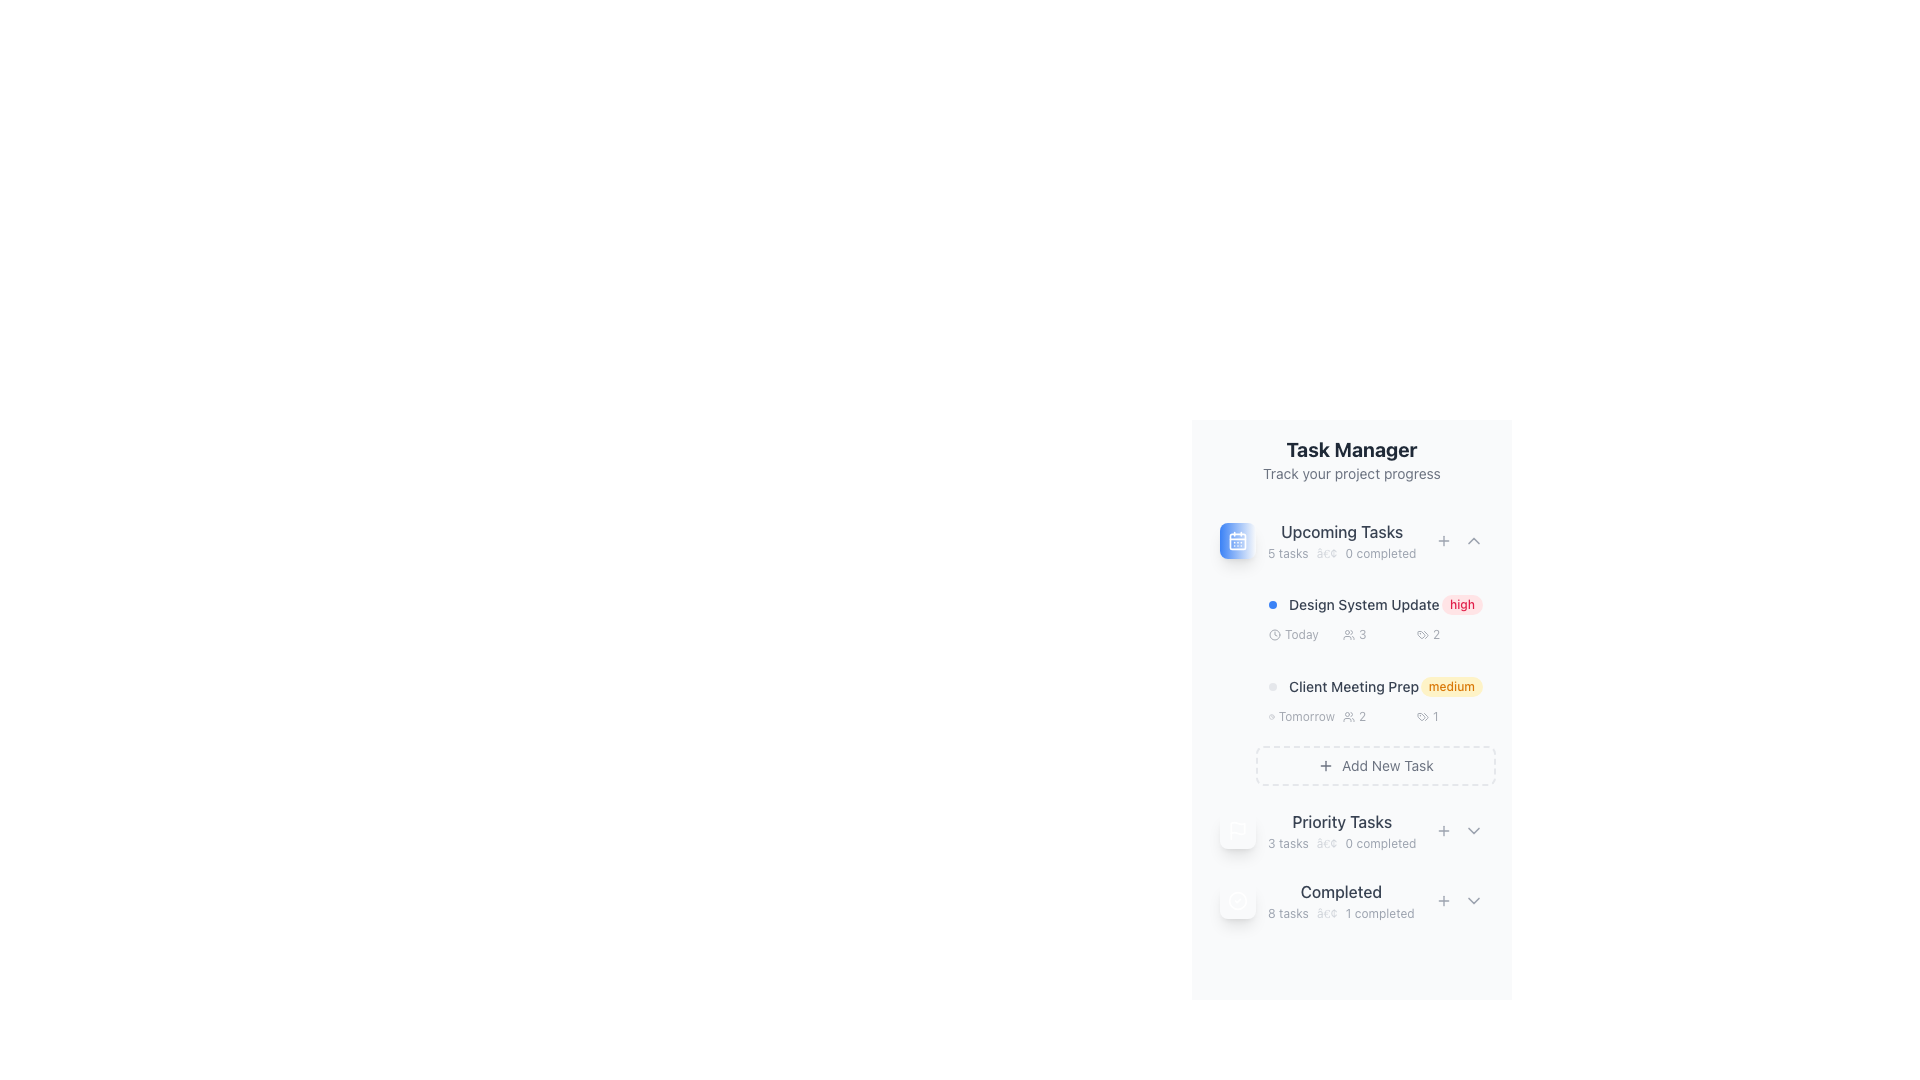  What do you see at coordinates (1386, 765) in the screenshot?
I see `the text label inside the clickable area to initiate adding a new task in the task manager, located beneath 'Client Meeting Prep' and above 'Priority Tasks'` at bounding box center [1386, 765].